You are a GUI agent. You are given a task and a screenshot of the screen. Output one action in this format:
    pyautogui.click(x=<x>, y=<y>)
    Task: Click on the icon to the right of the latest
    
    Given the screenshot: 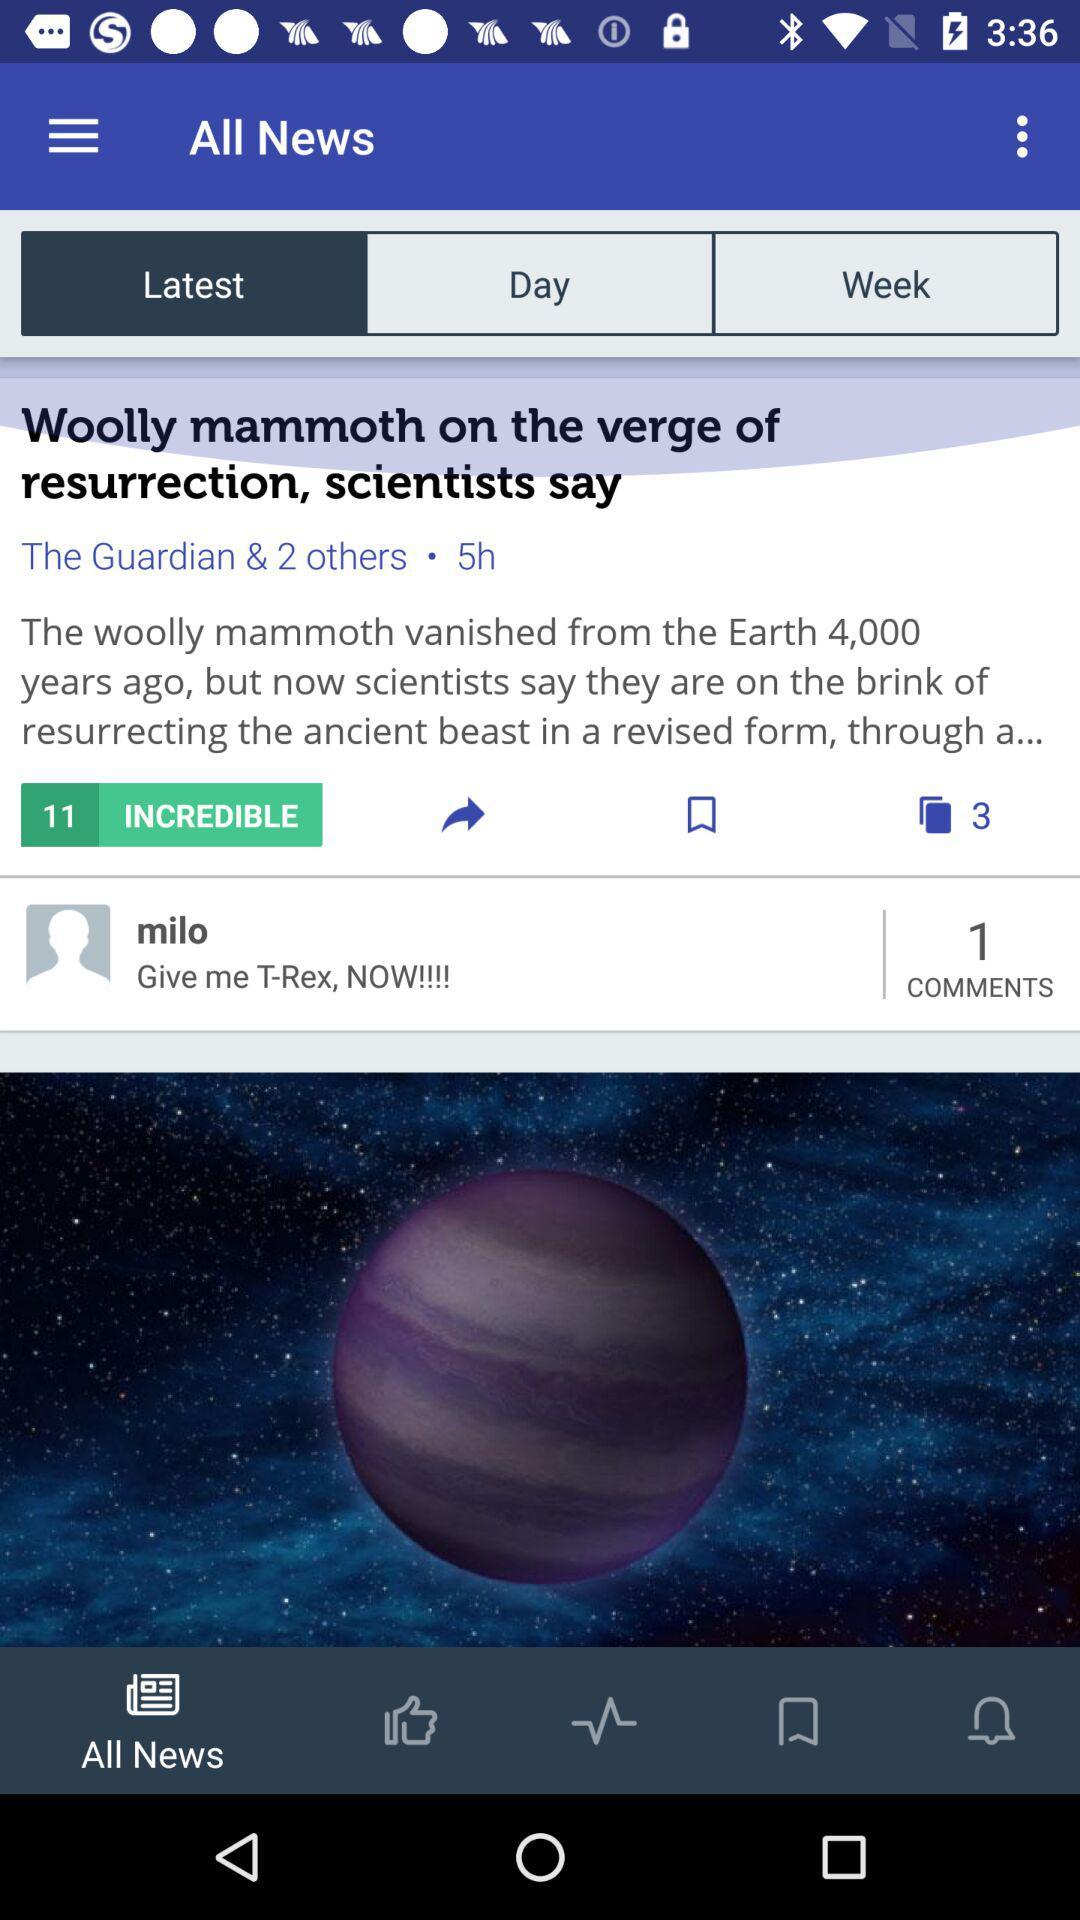 What is the action you would take?
    pyautogui.click(x=538, y=282)
    